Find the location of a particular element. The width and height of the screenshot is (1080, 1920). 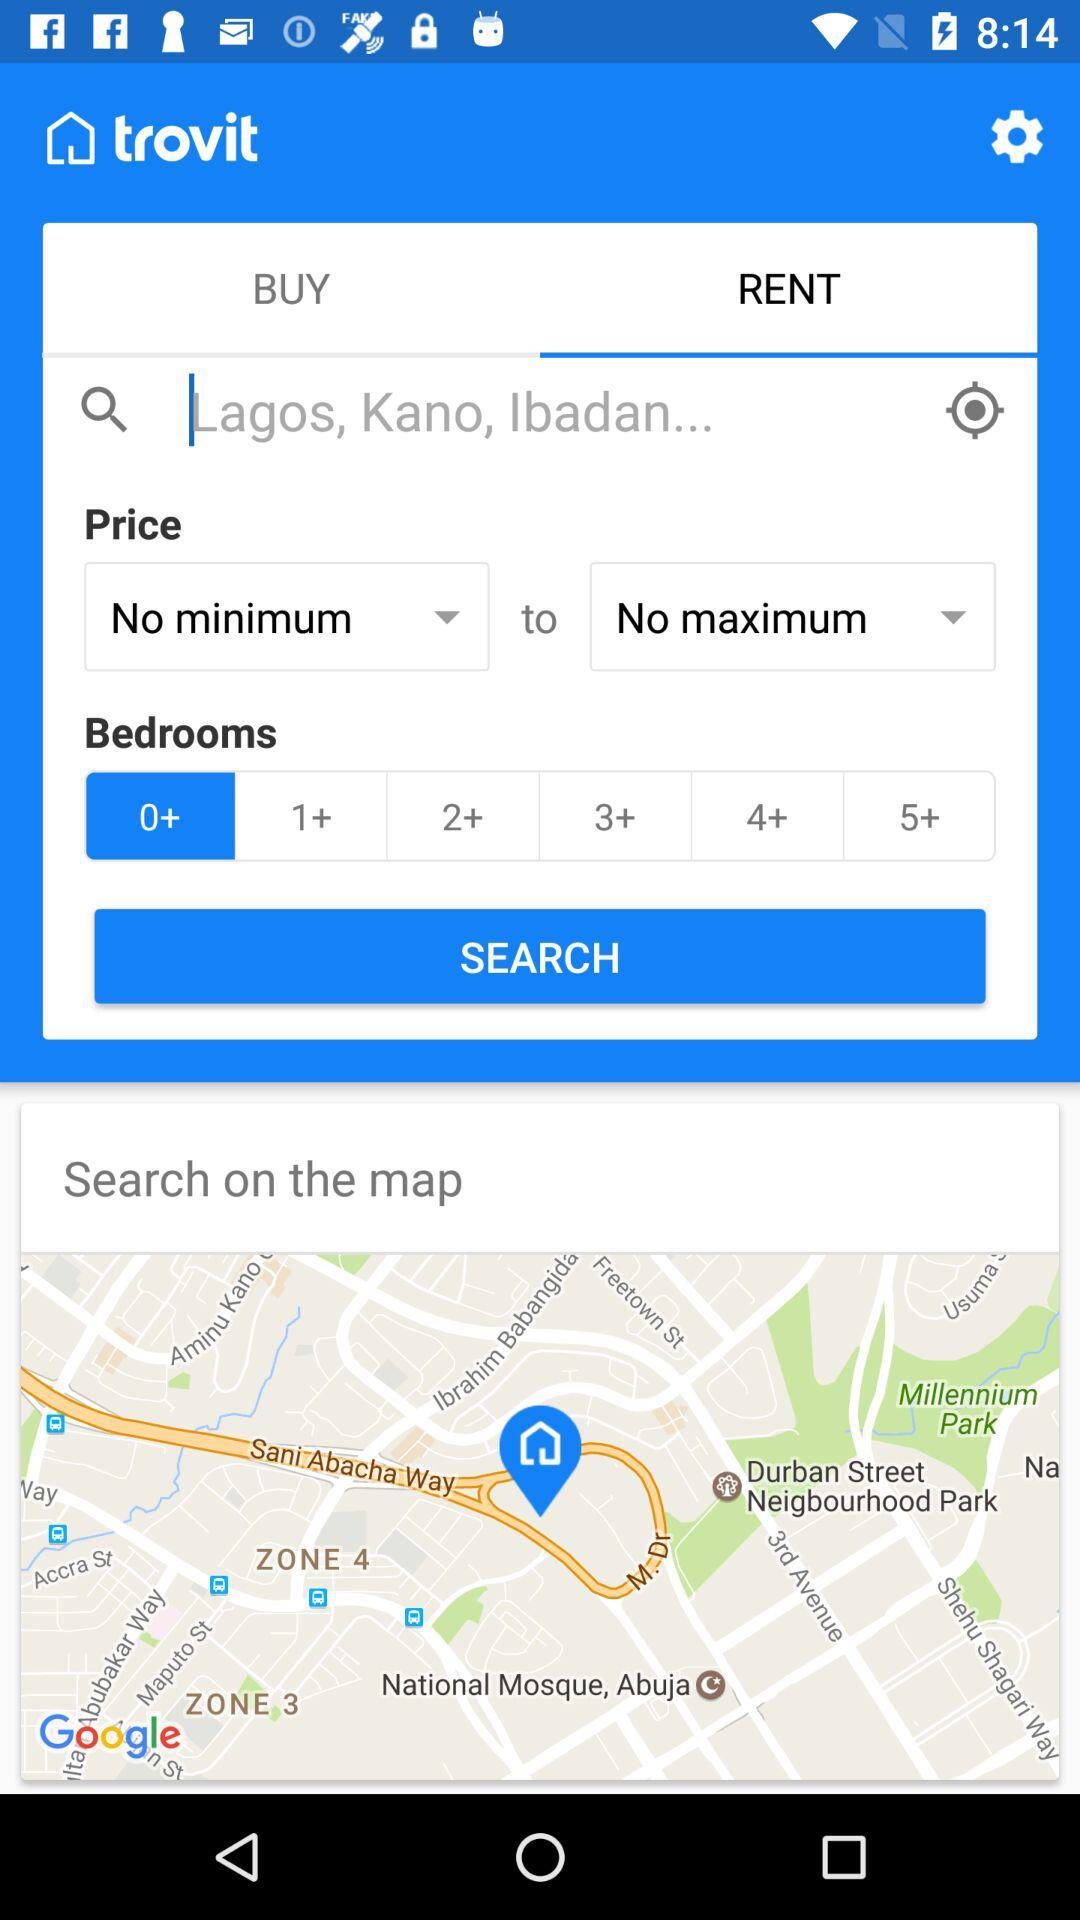

current location is located at coordinates (974, 409).